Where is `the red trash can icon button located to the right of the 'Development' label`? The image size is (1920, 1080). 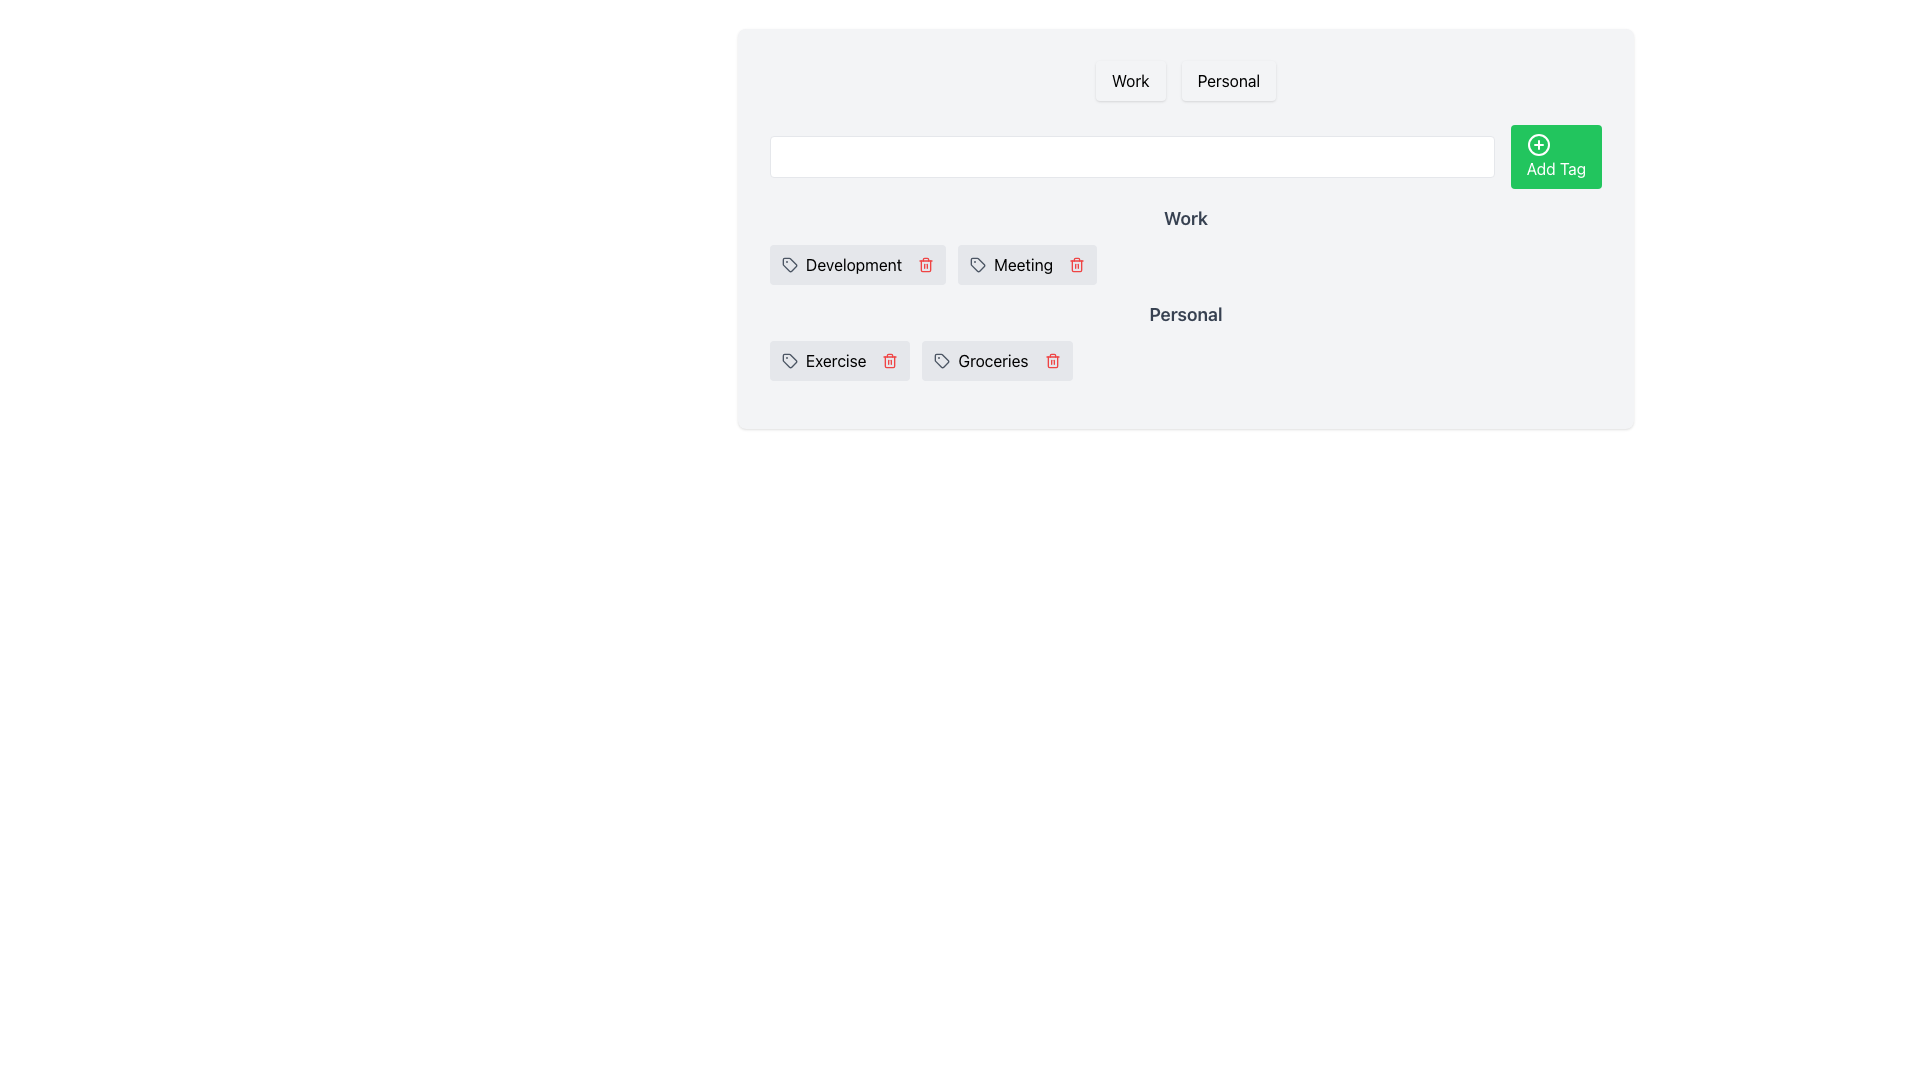 the red trash can icon button located to the right of the 'Development' label is located at coordinates (925, 264).